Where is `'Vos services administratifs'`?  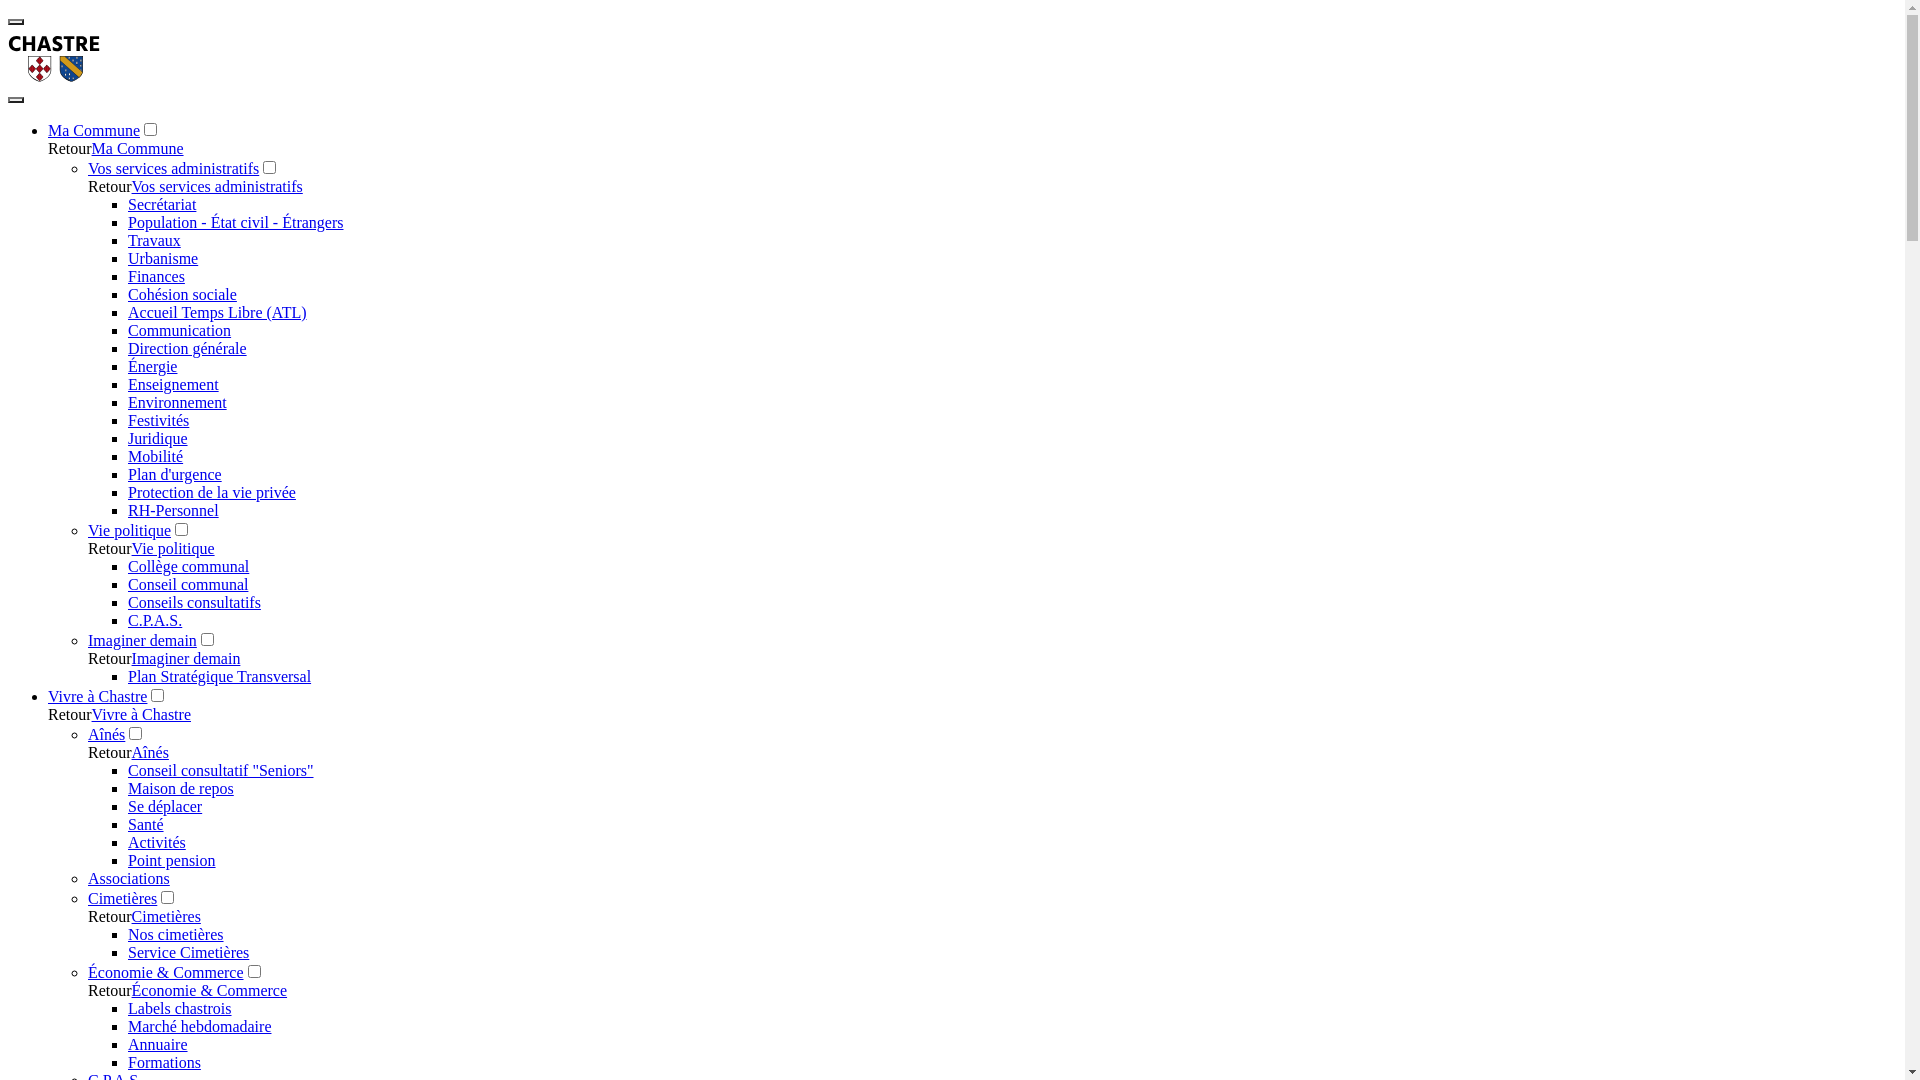 'Vos services administratifs' is located at coordinates (173, 167).